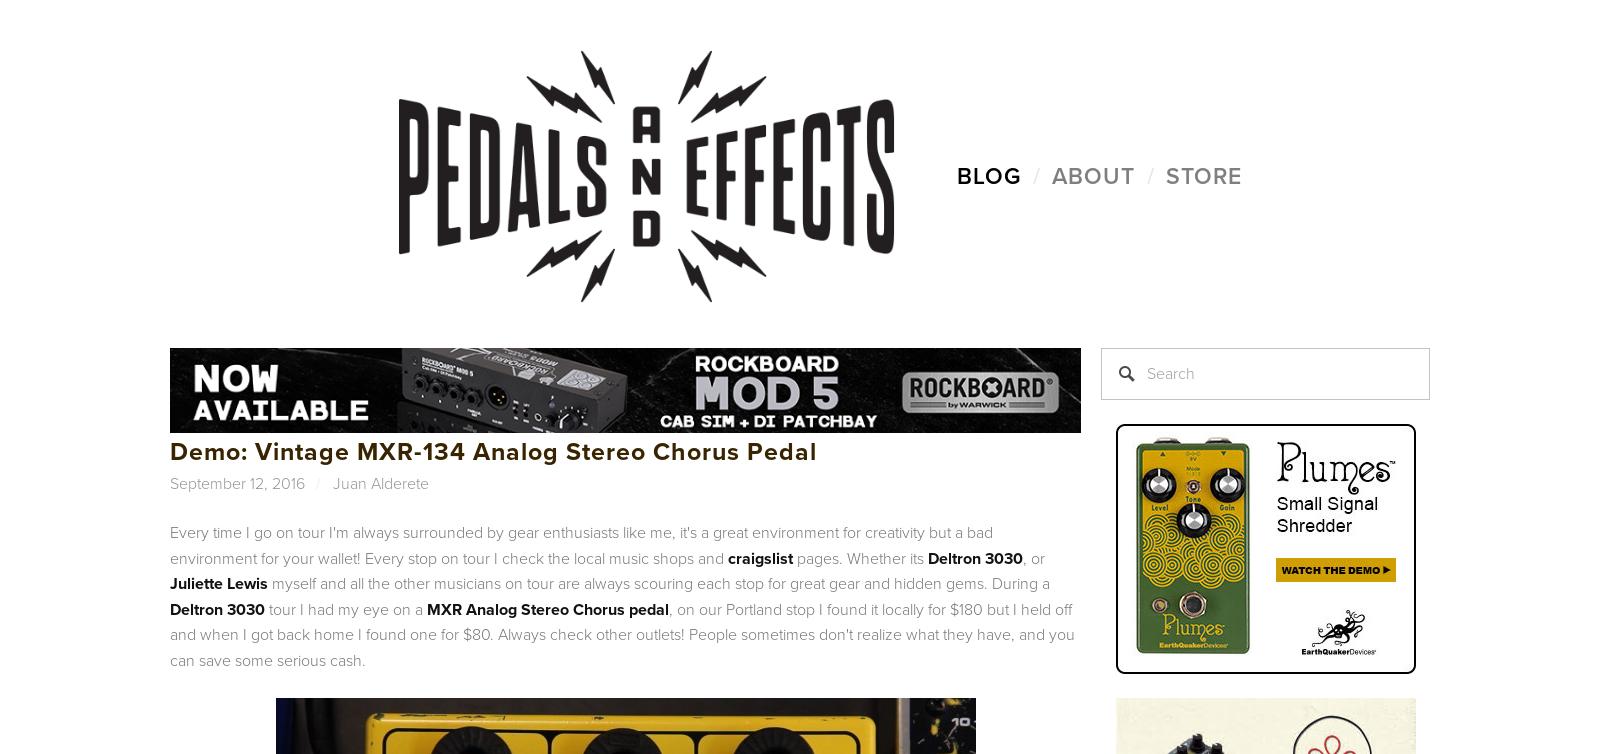  What do you see at coordinates (380, 482) in the screenshot?
I see `'Juan Alderete'` at bounding box center [380, 482].